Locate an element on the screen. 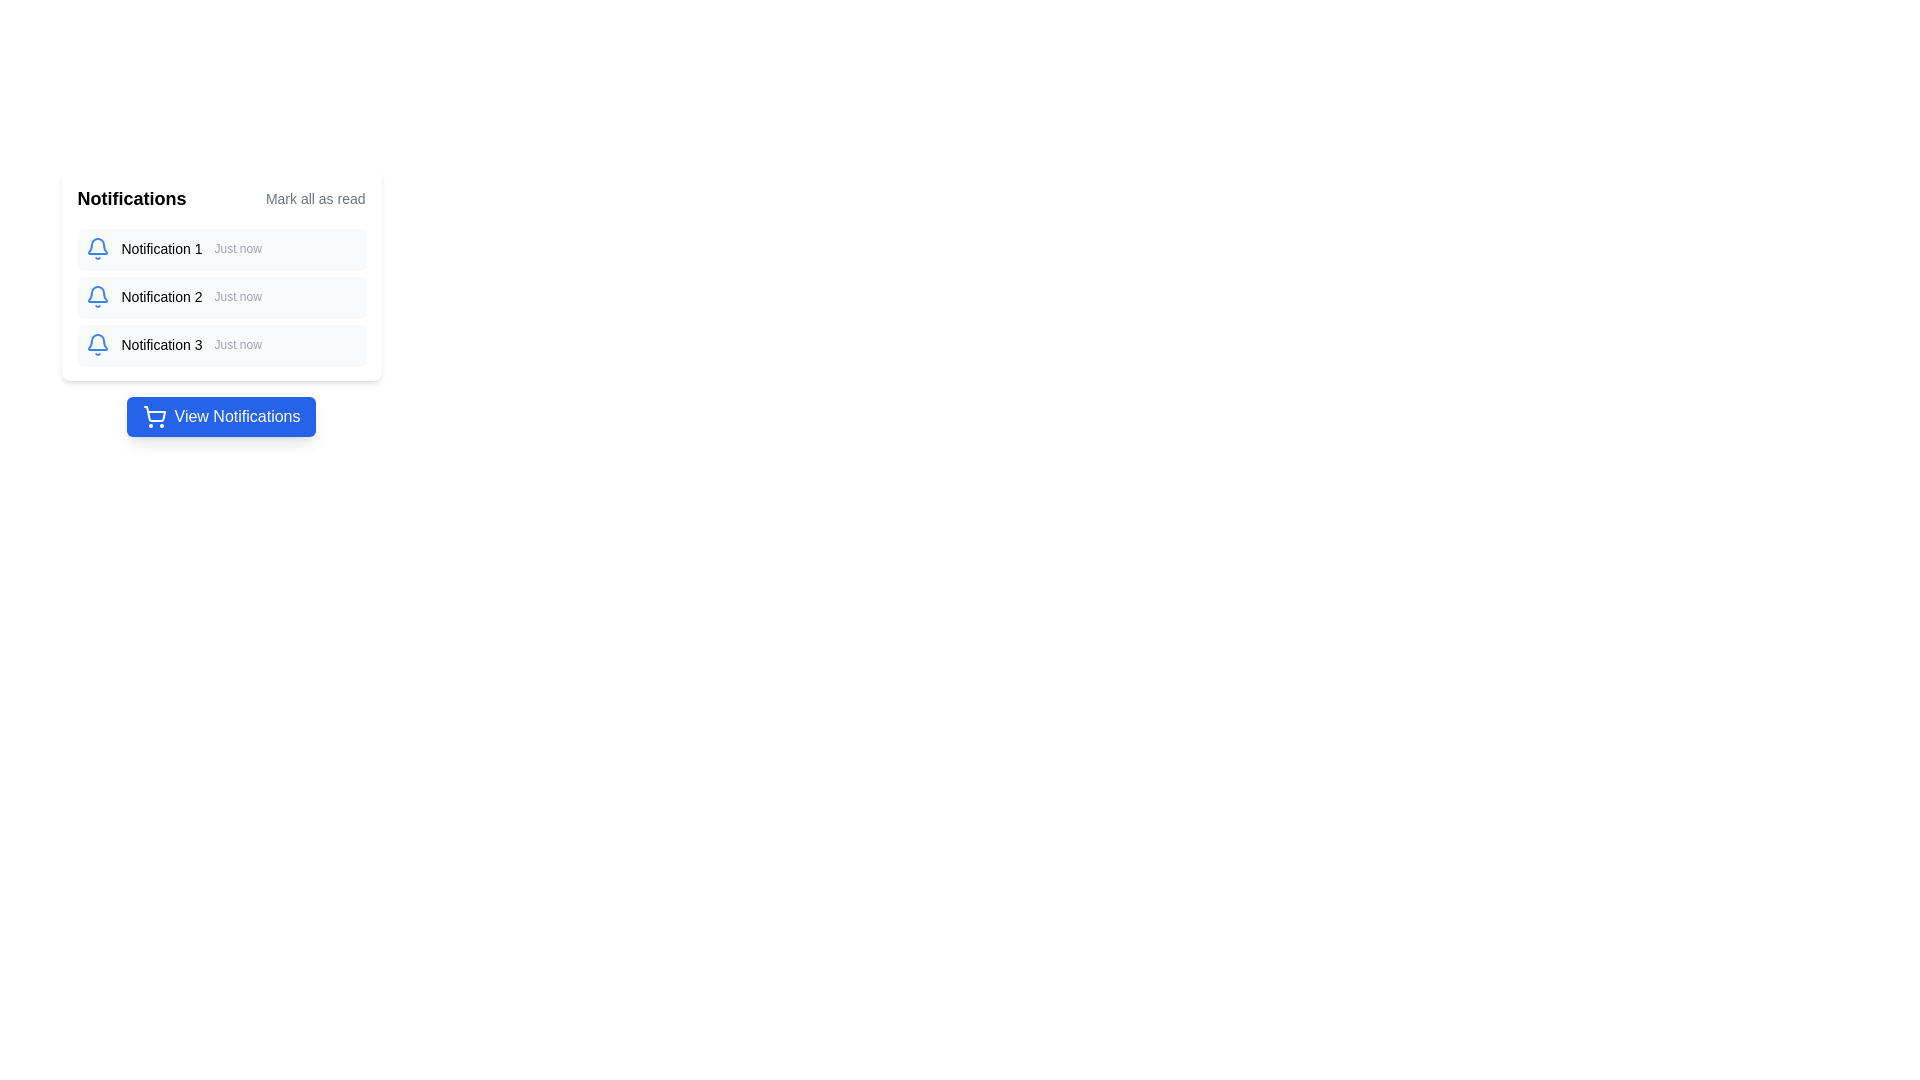  the third notification title label, which is aligned to the left next to a bell icon and the text 'Just now' is located at coordinates (162, 343).